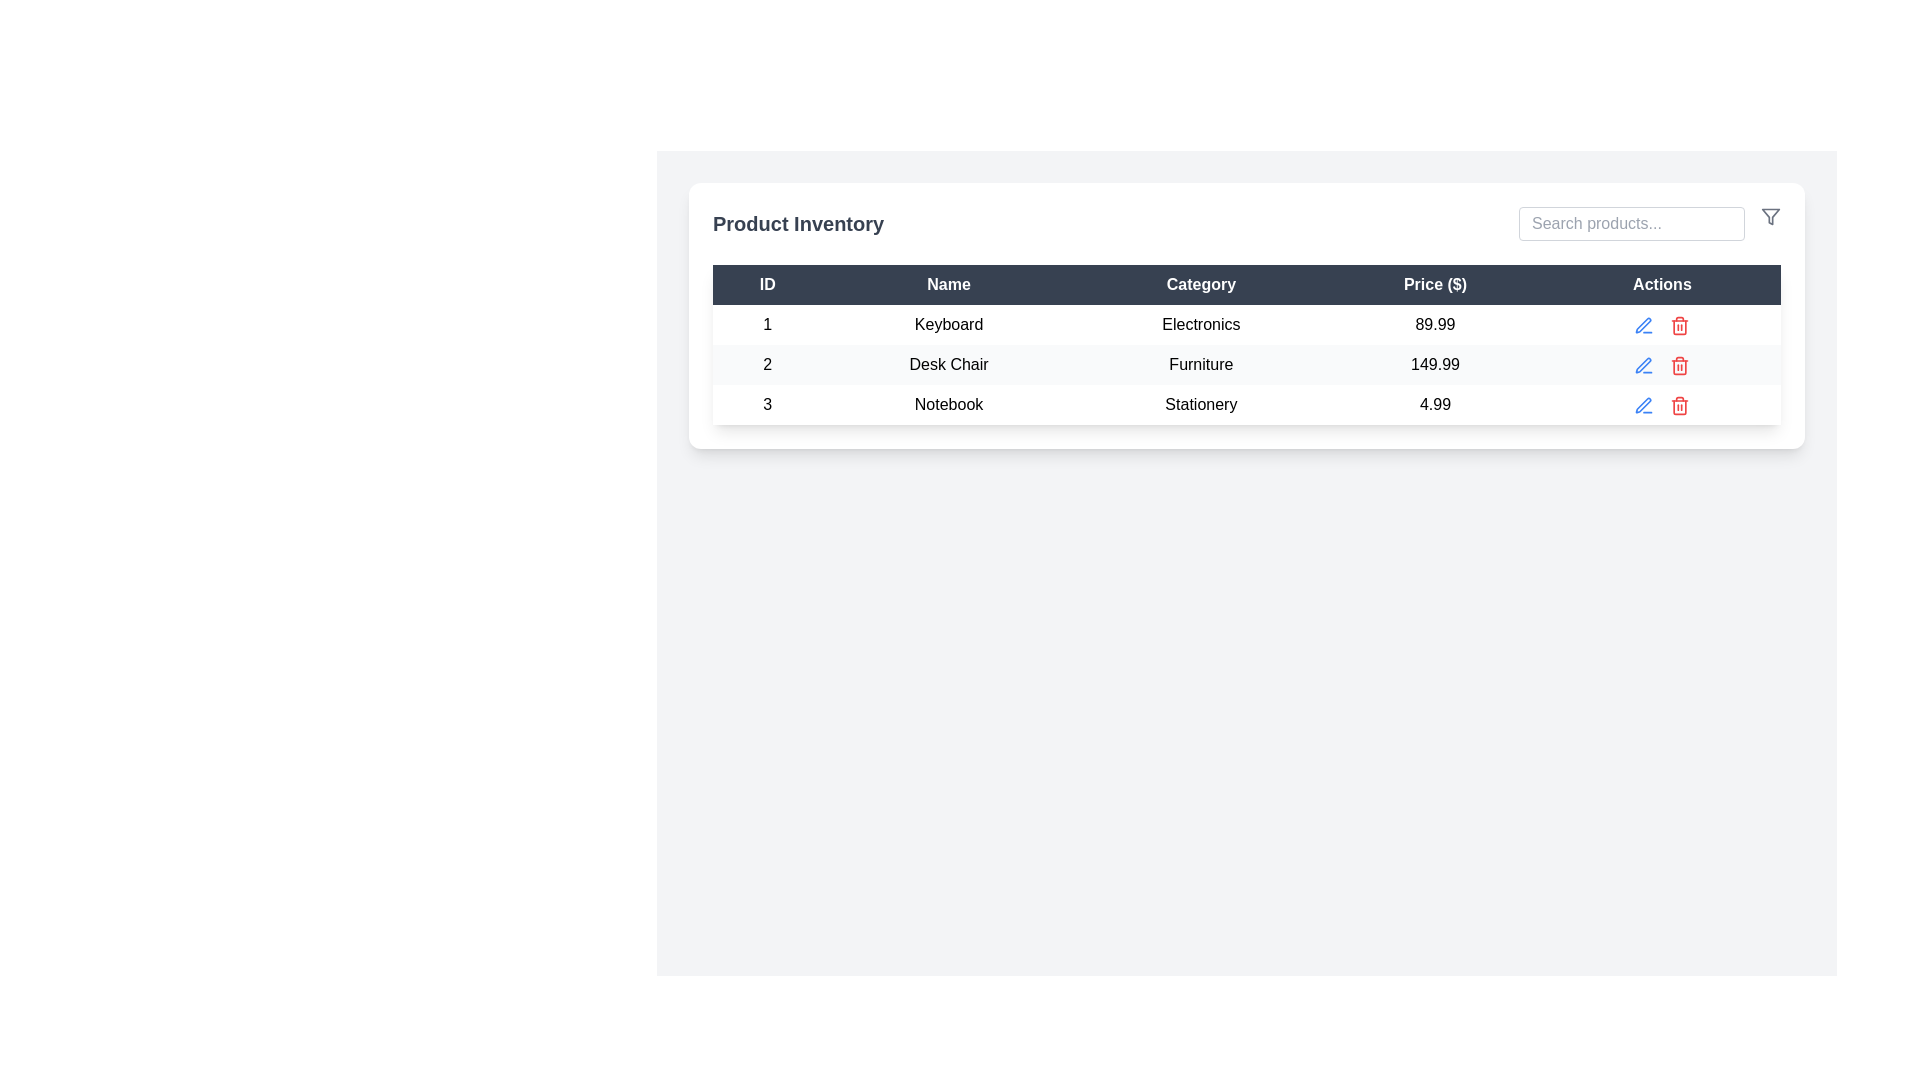 The height and width of the screenshot is (1080, 1920). Describe the element at coordinates (1662, 285) in the screenshot. I see `the text label styled with a dark background and white serif font containing the word 'Actions', located in the top-right cell of the table header row` at that location.